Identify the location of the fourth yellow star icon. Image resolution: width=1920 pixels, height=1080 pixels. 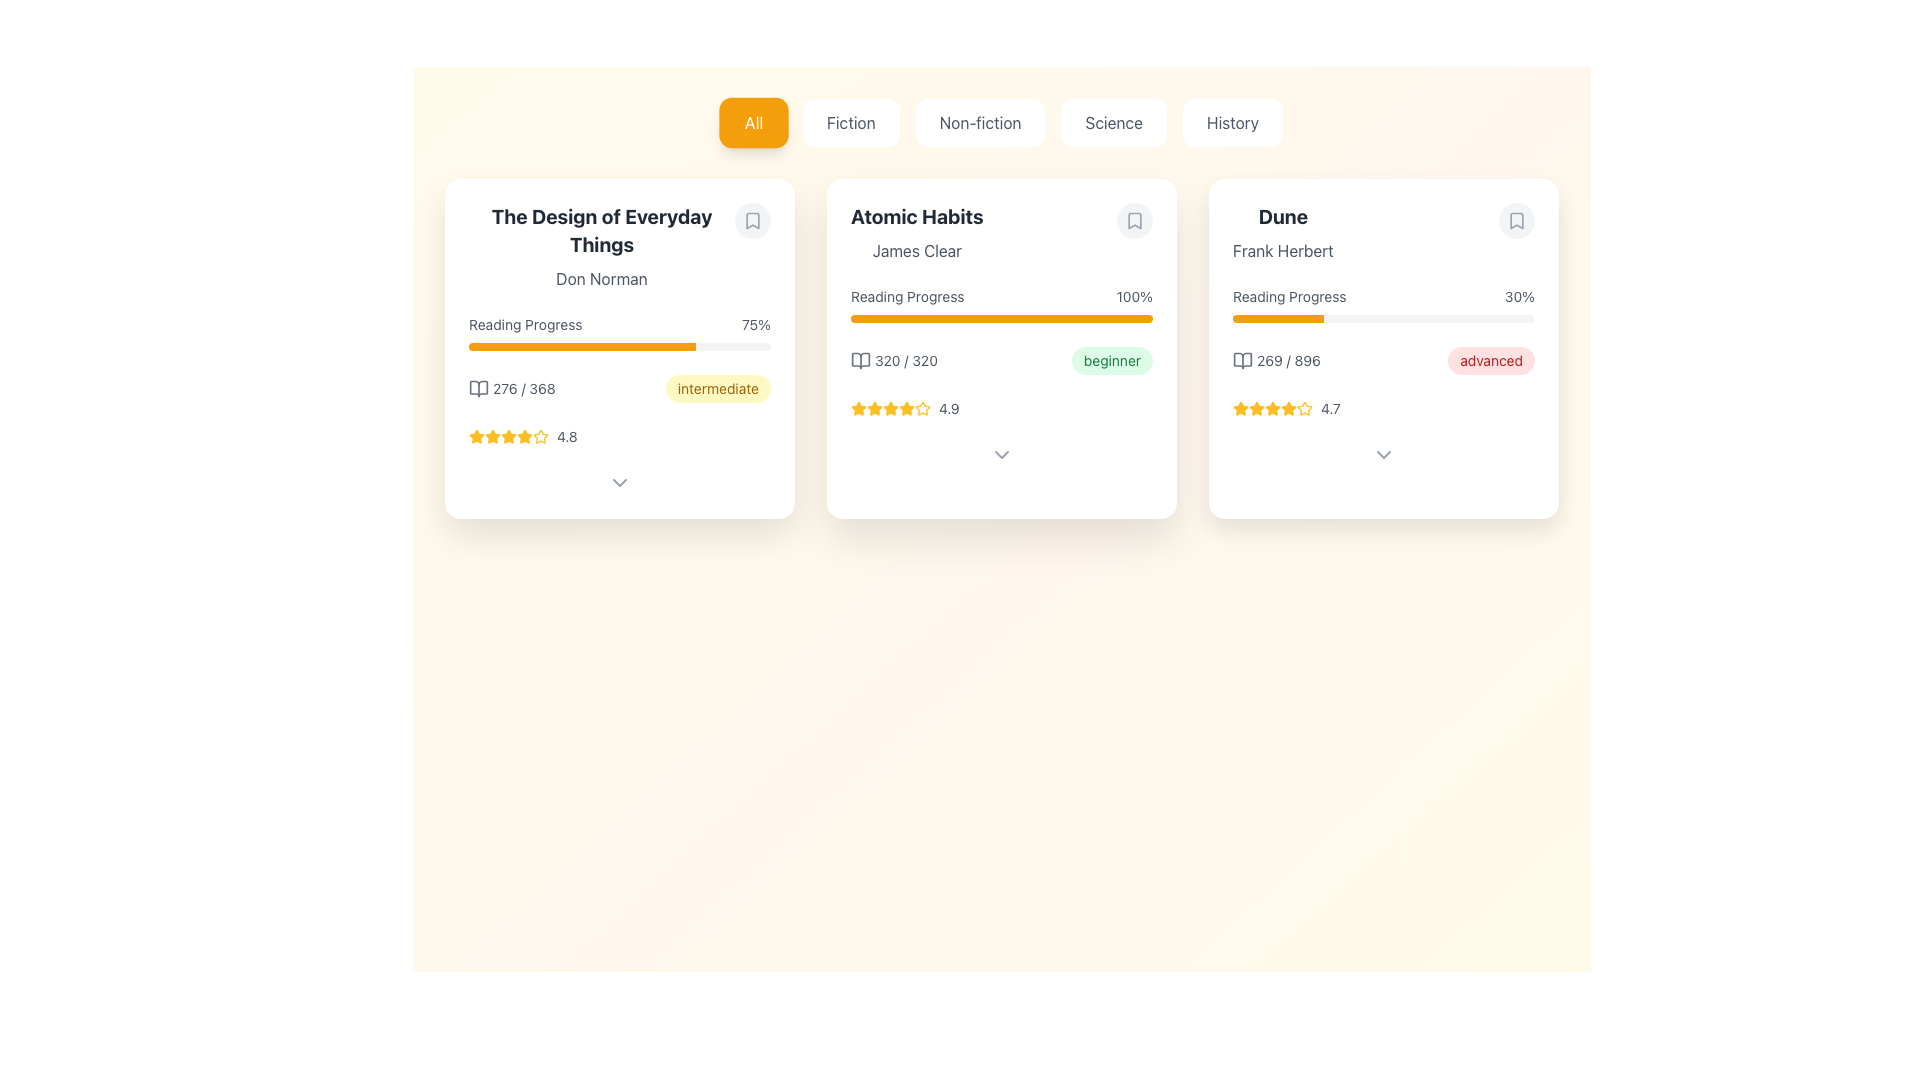
(920, 407).